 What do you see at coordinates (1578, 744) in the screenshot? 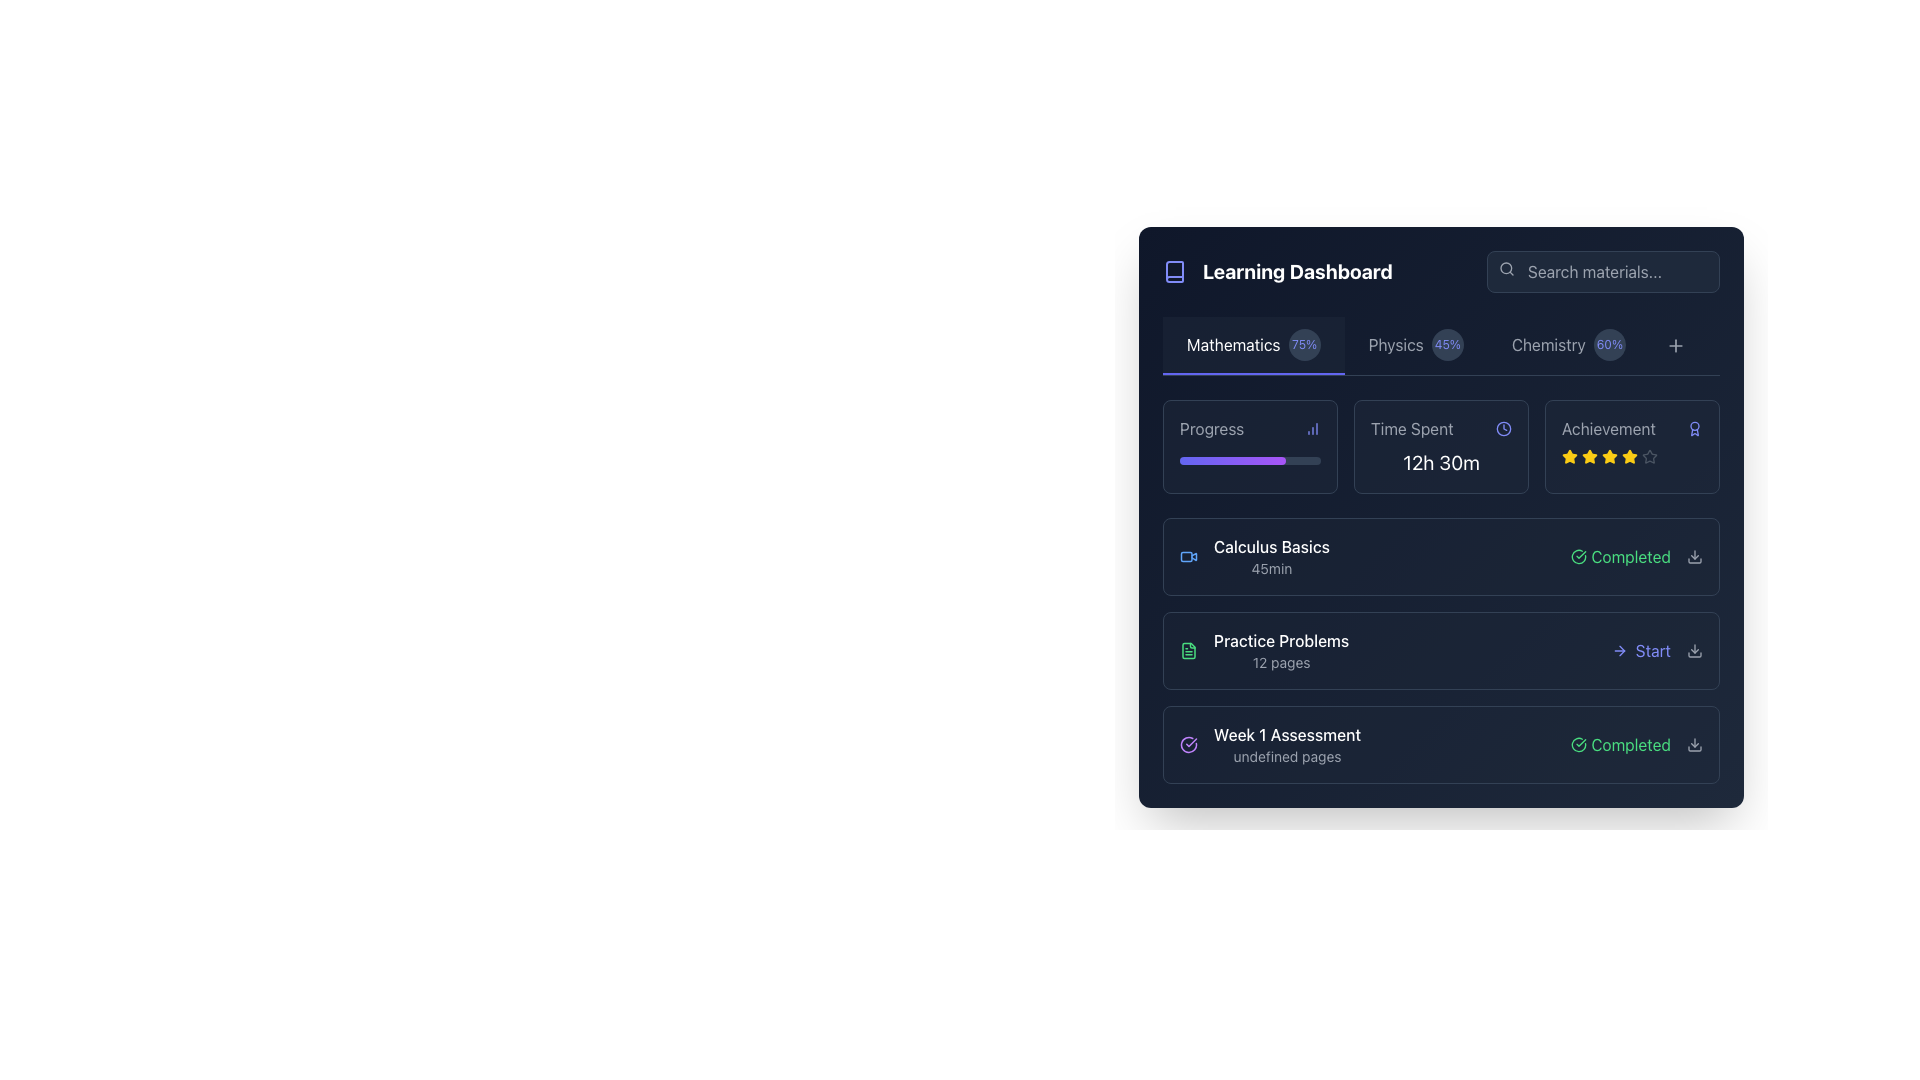
I see `the green circular checkmark icon located next to the 'Completed' text label in the lower right section of the main content area` at bounding box center [1578, 744].